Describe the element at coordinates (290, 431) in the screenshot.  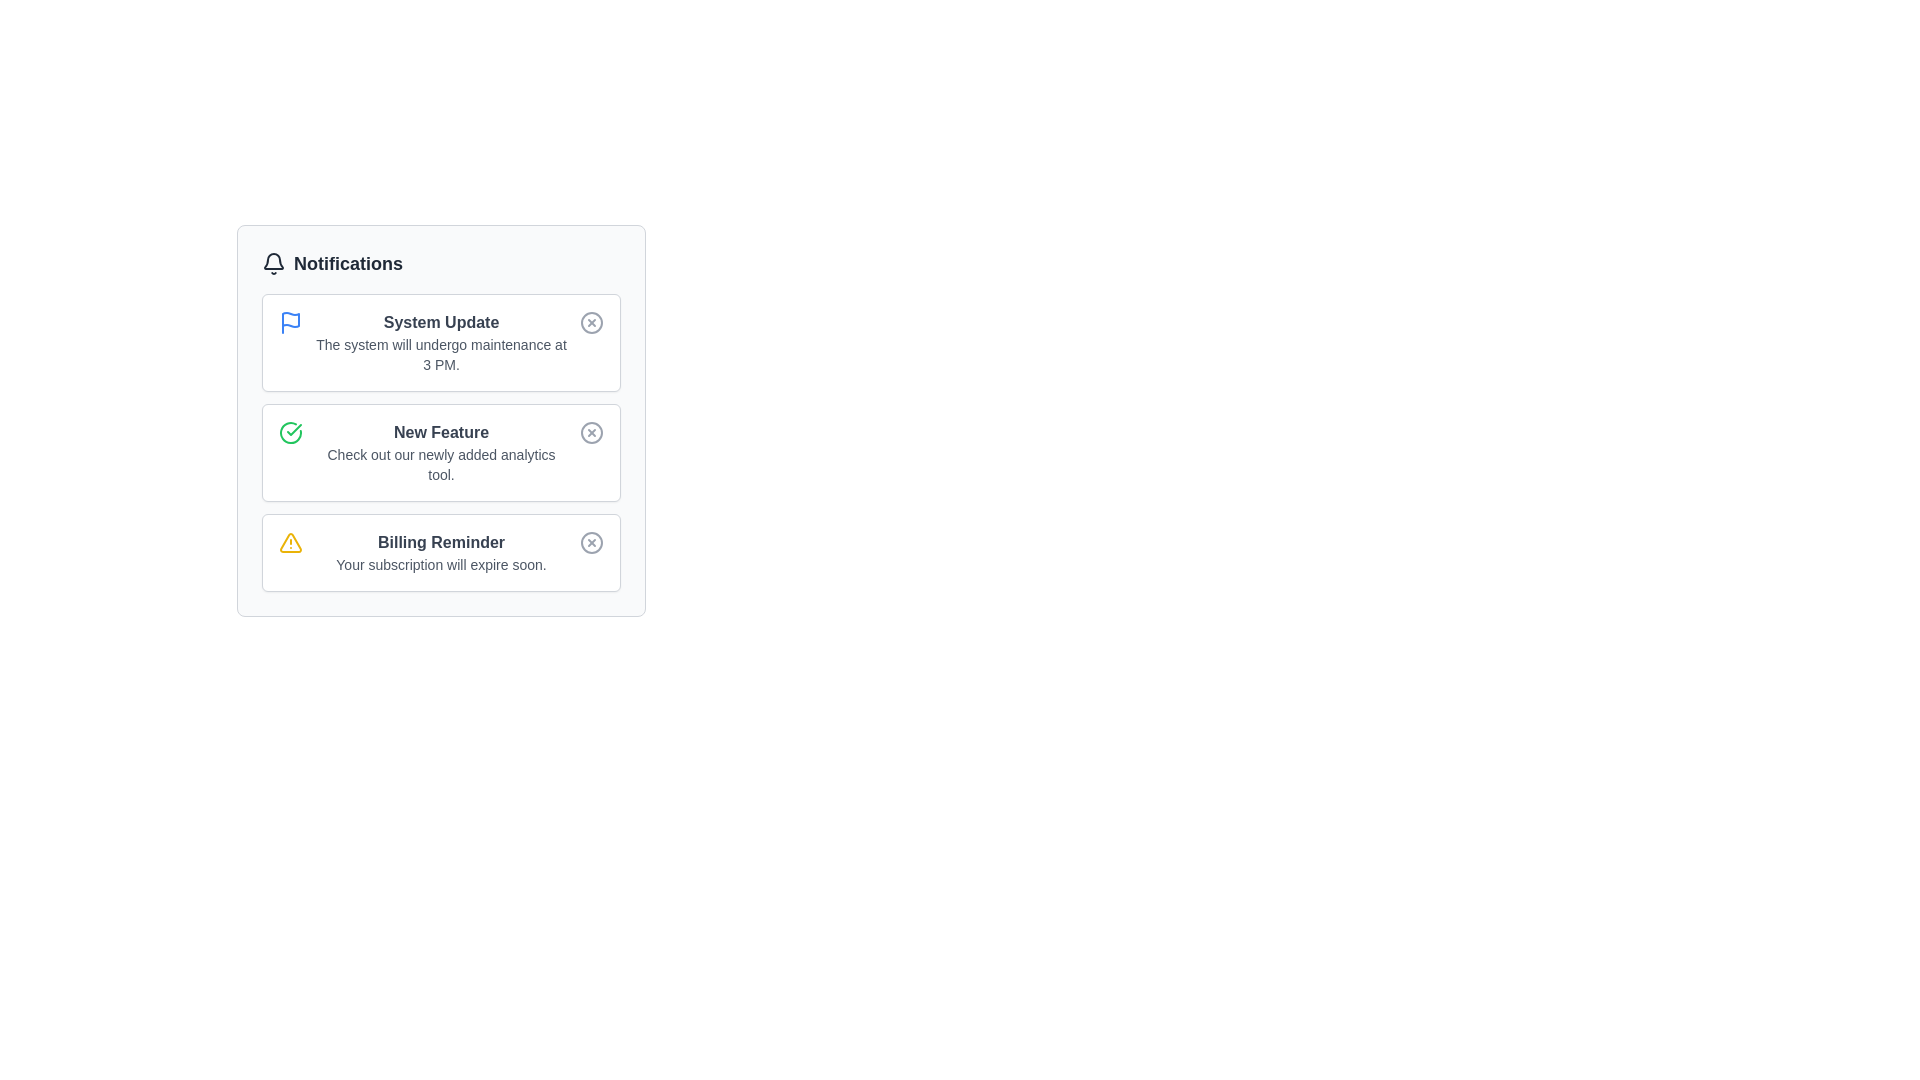
I see `the SVG icon that indicates successful status within the notification card, which is the second item to the left of the 'New Feature' text` at that location.